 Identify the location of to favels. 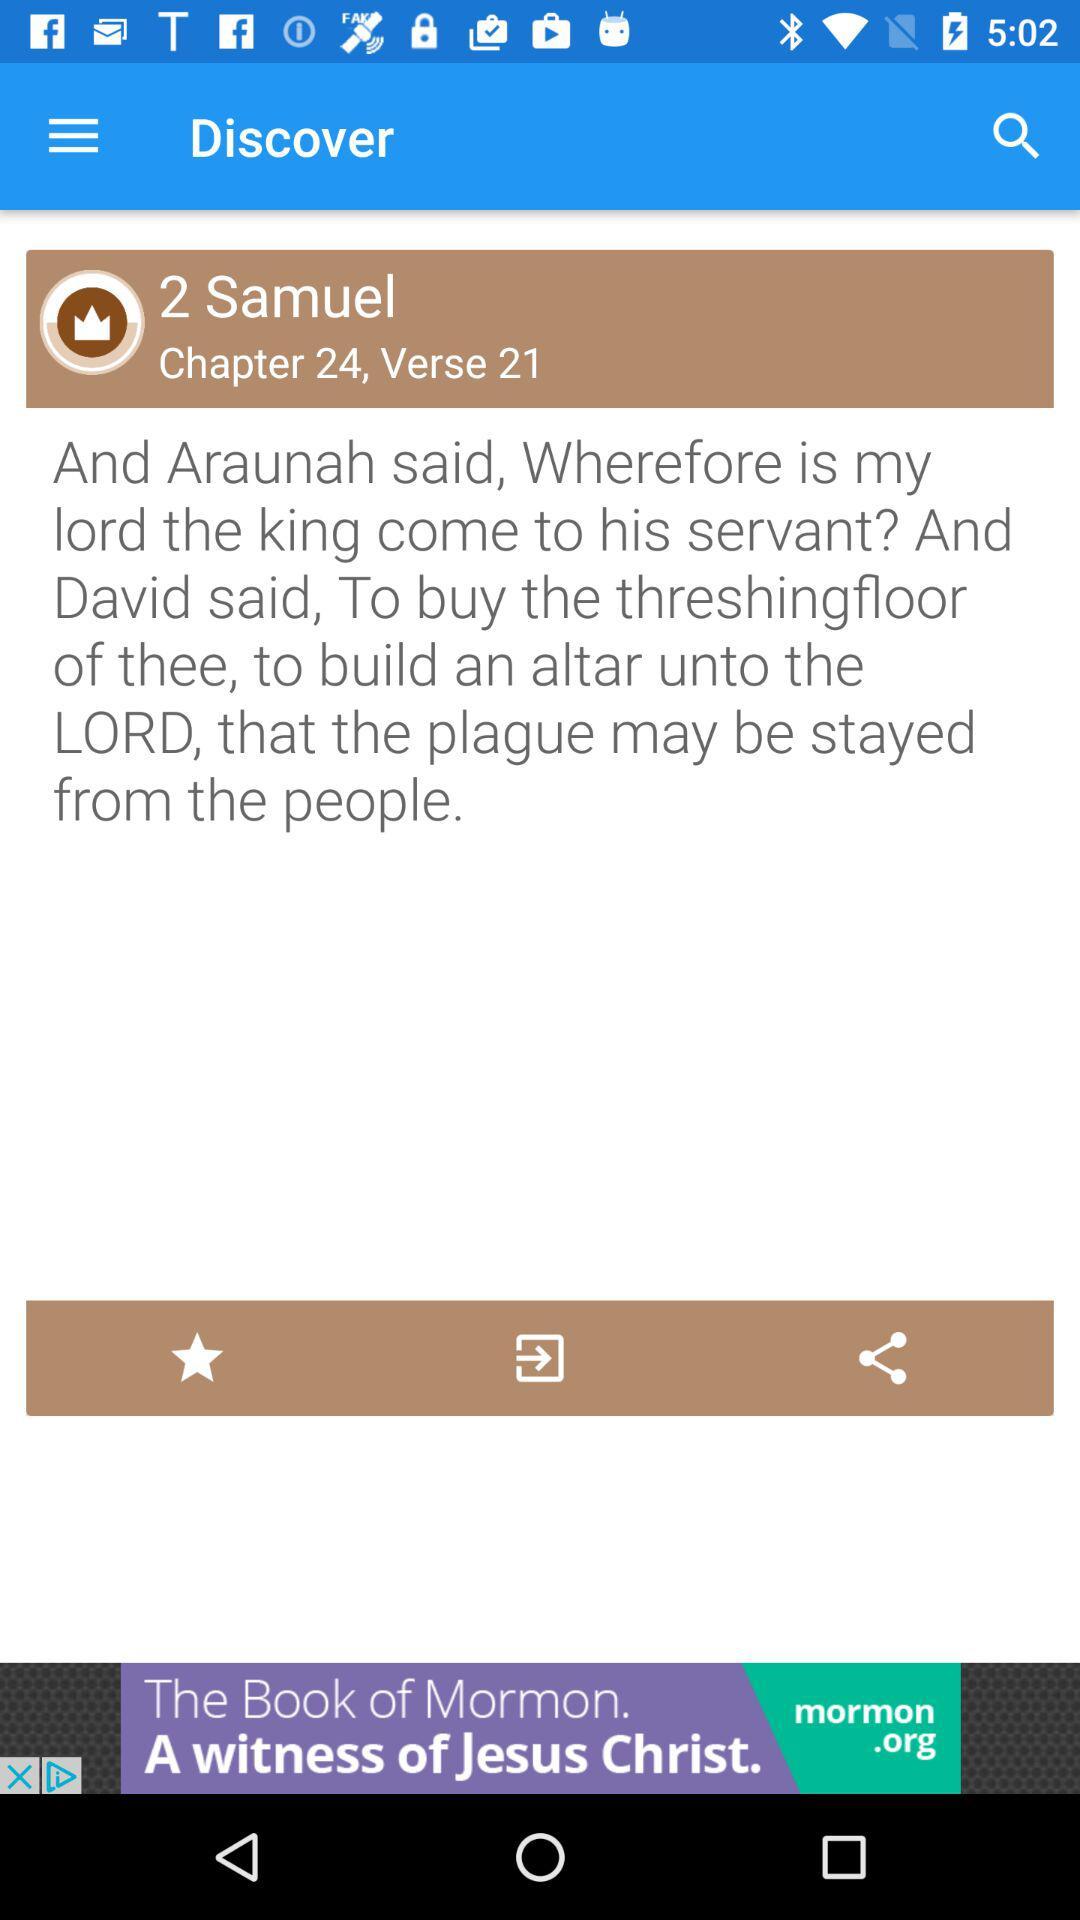
(197, 1358).